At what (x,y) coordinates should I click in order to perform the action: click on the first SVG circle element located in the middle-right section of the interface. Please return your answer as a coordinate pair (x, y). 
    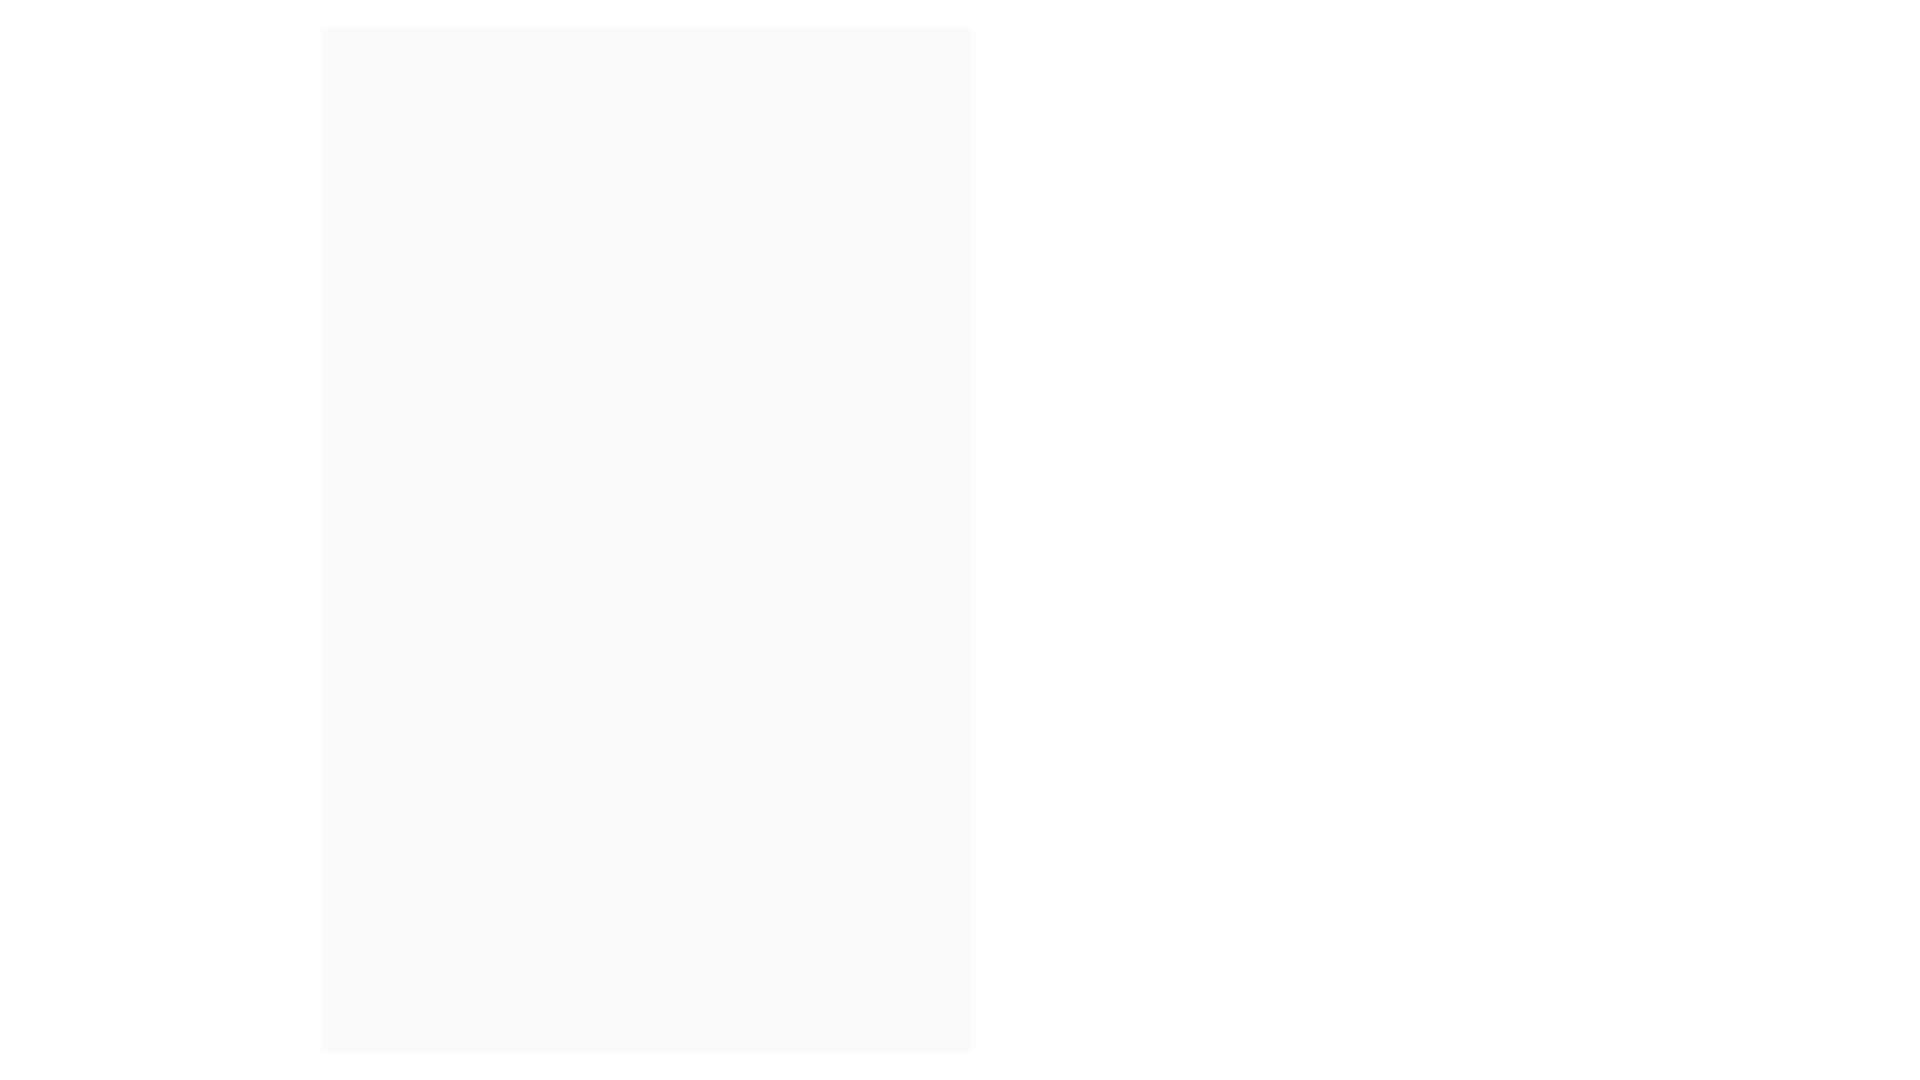
    Looking at the image, I should click on (1173, 388).